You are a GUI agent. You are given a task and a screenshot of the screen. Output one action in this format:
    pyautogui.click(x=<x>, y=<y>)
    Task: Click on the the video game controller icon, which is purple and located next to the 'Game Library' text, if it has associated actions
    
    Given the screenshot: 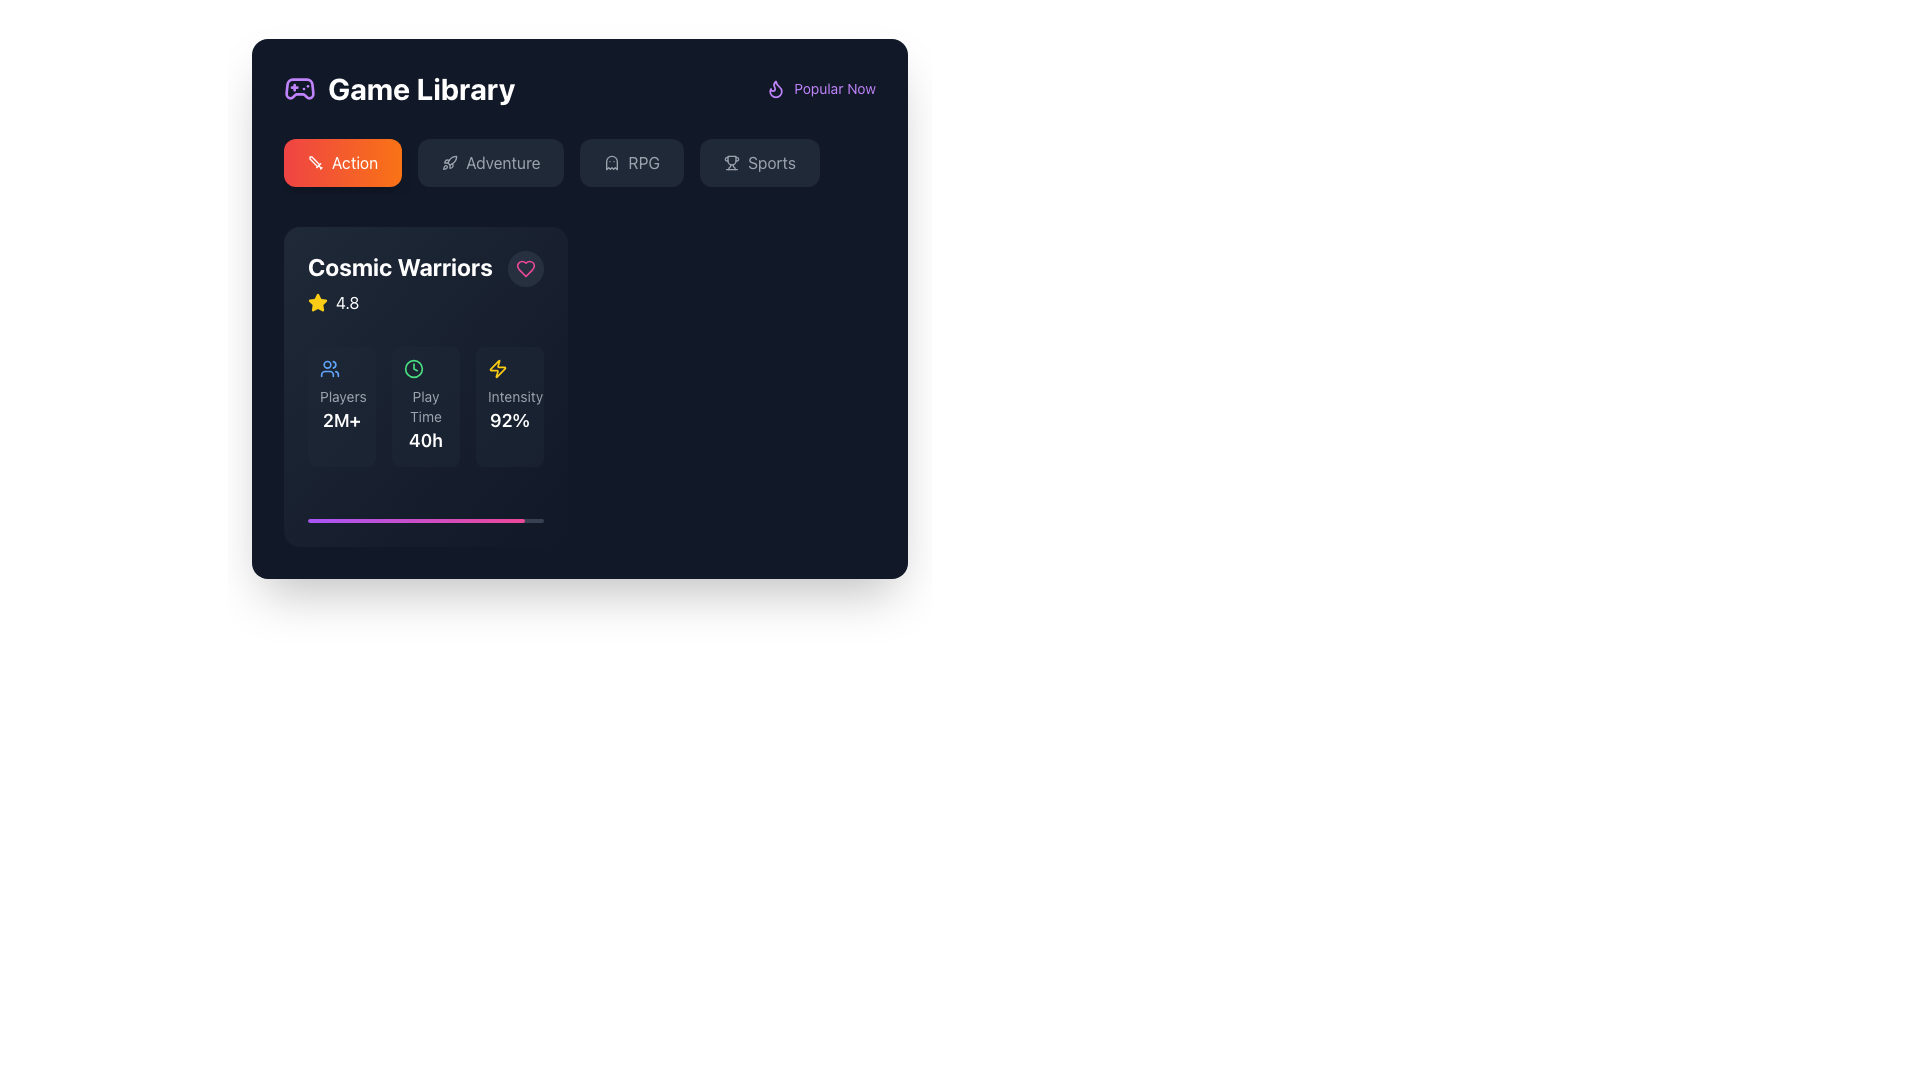 What is the action you would take?
    pyautogui.click(x=298, y=87)
    